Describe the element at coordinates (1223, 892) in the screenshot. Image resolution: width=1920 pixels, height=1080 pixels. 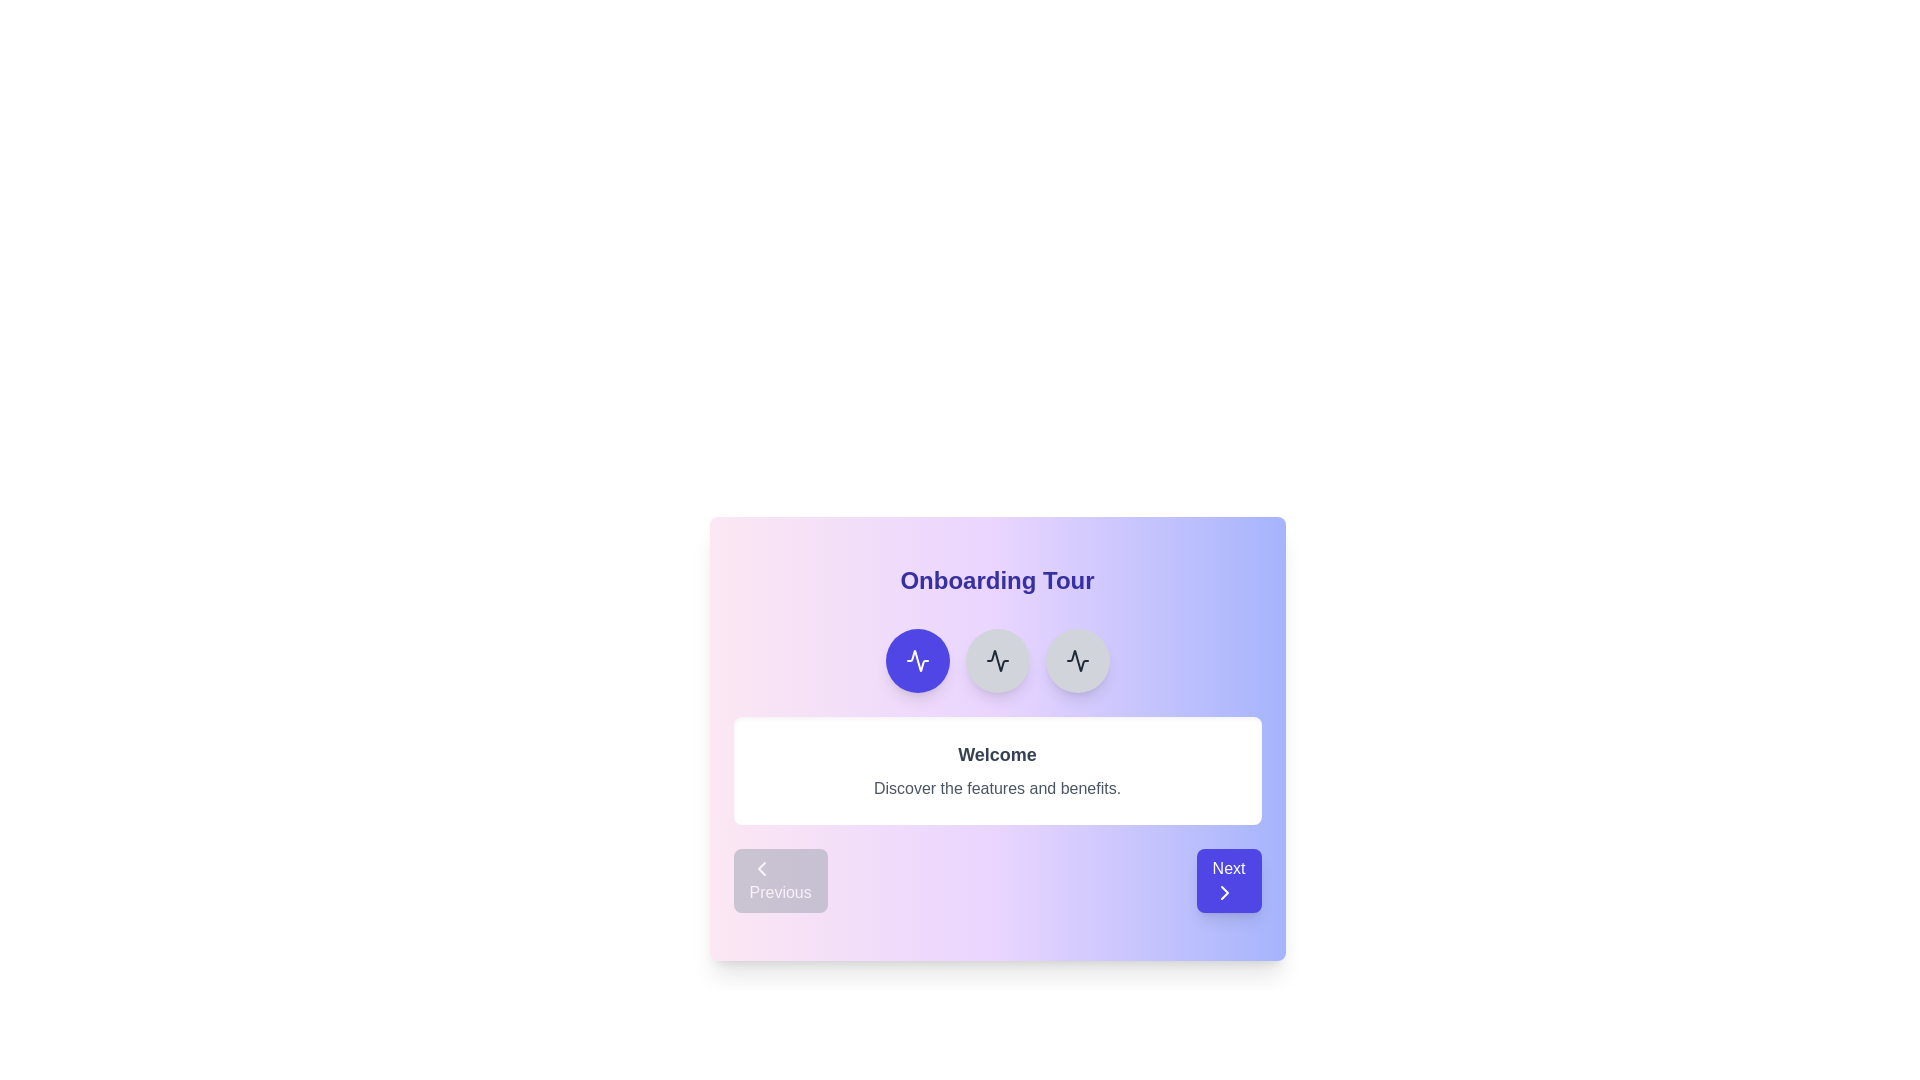
I see `the chevron icon located at the center of the 'Next' button to proceed` at that location.